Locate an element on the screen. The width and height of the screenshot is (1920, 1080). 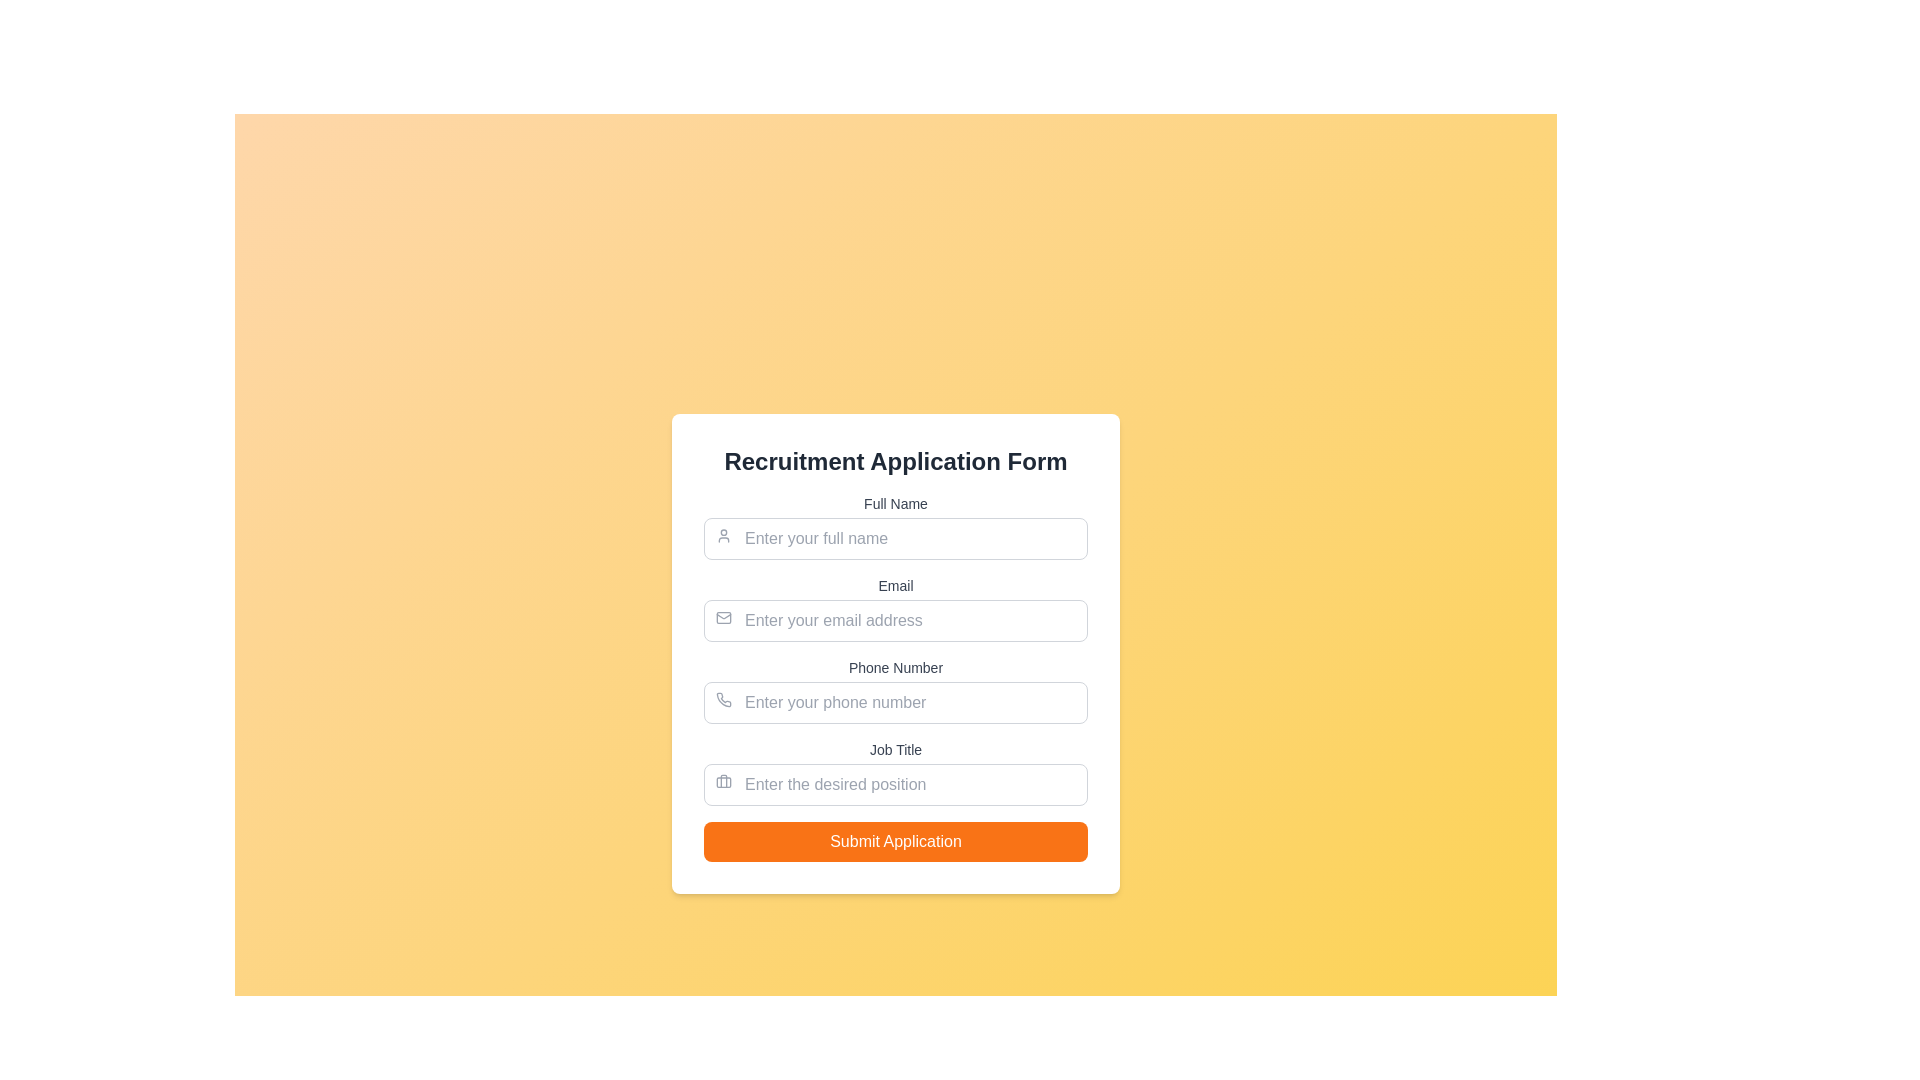
the label that provides context for the input field between the 'Phone Number' and 'Enter the desired position' fields is located at coordinates (895, 749).